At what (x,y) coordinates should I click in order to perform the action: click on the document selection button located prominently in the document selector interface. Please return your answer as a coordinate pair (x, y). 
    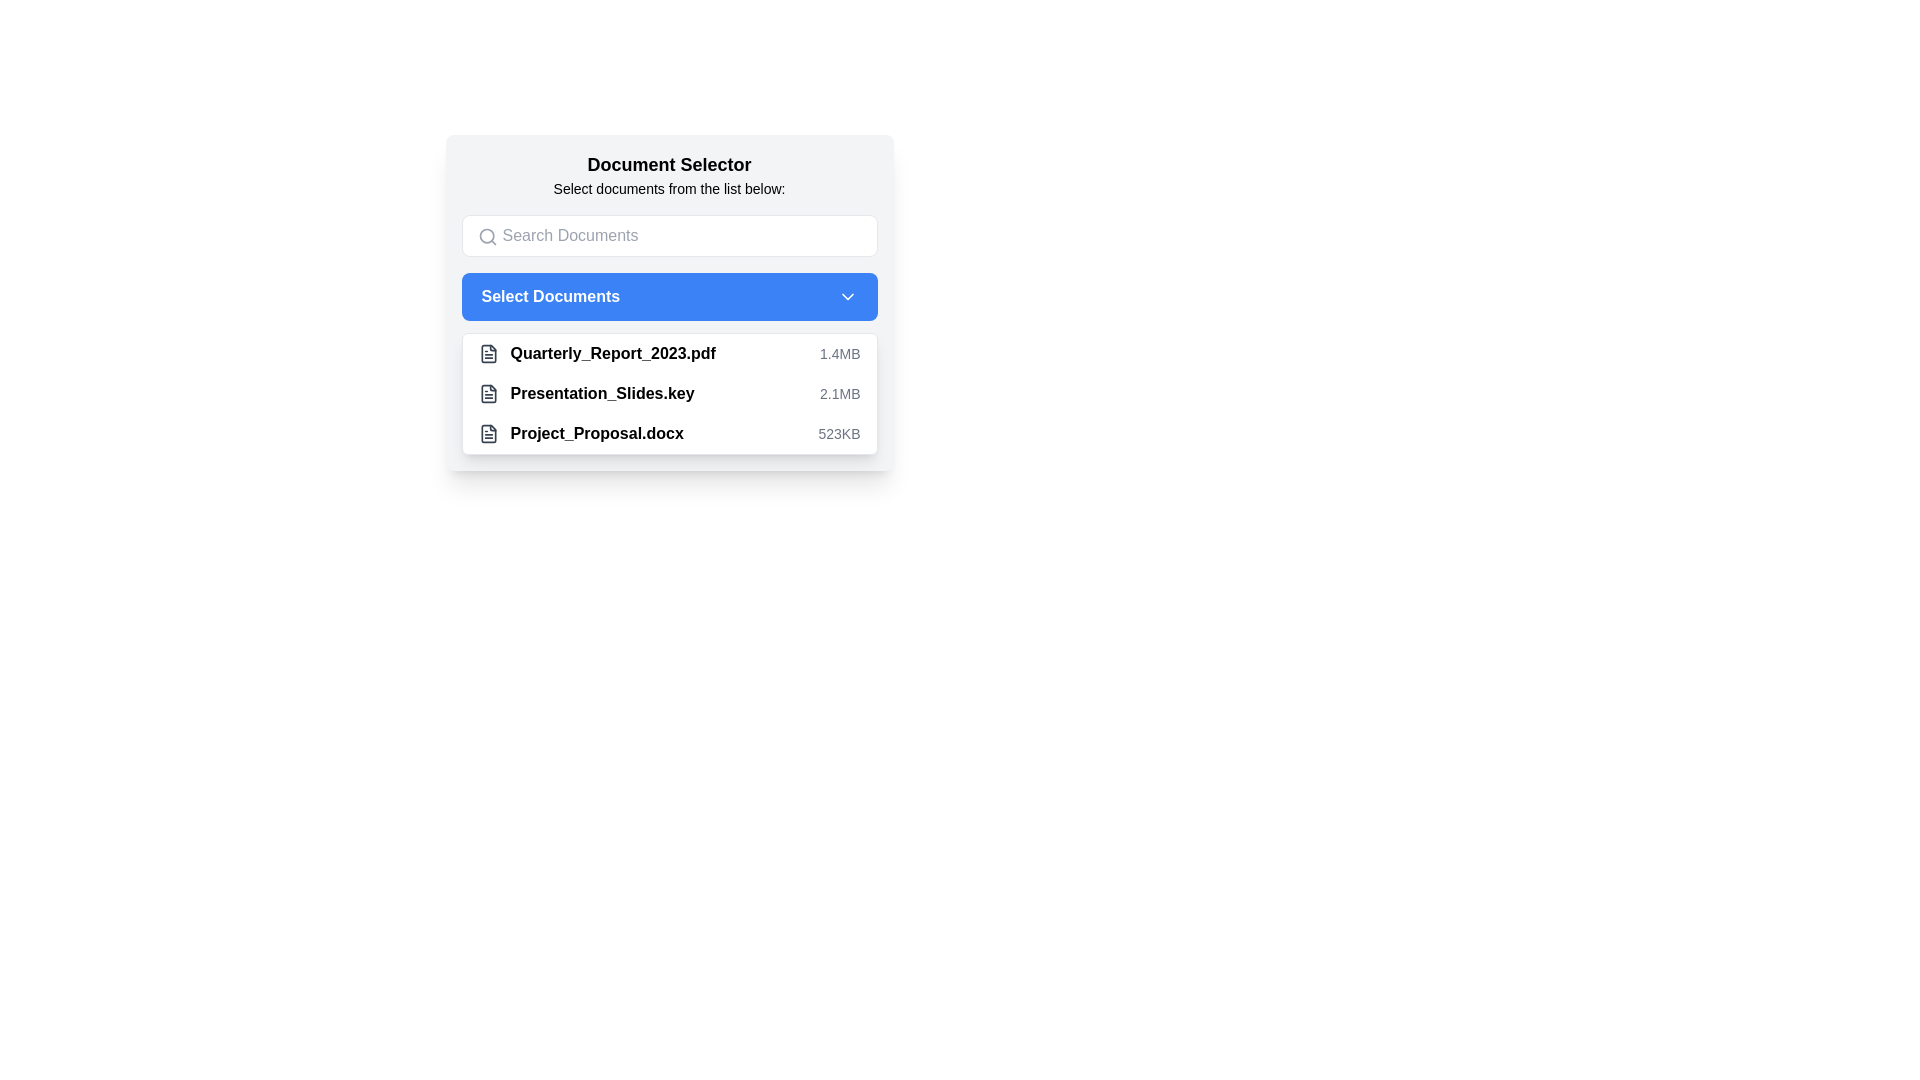
    Looking at the image, I should click on (669, 303).